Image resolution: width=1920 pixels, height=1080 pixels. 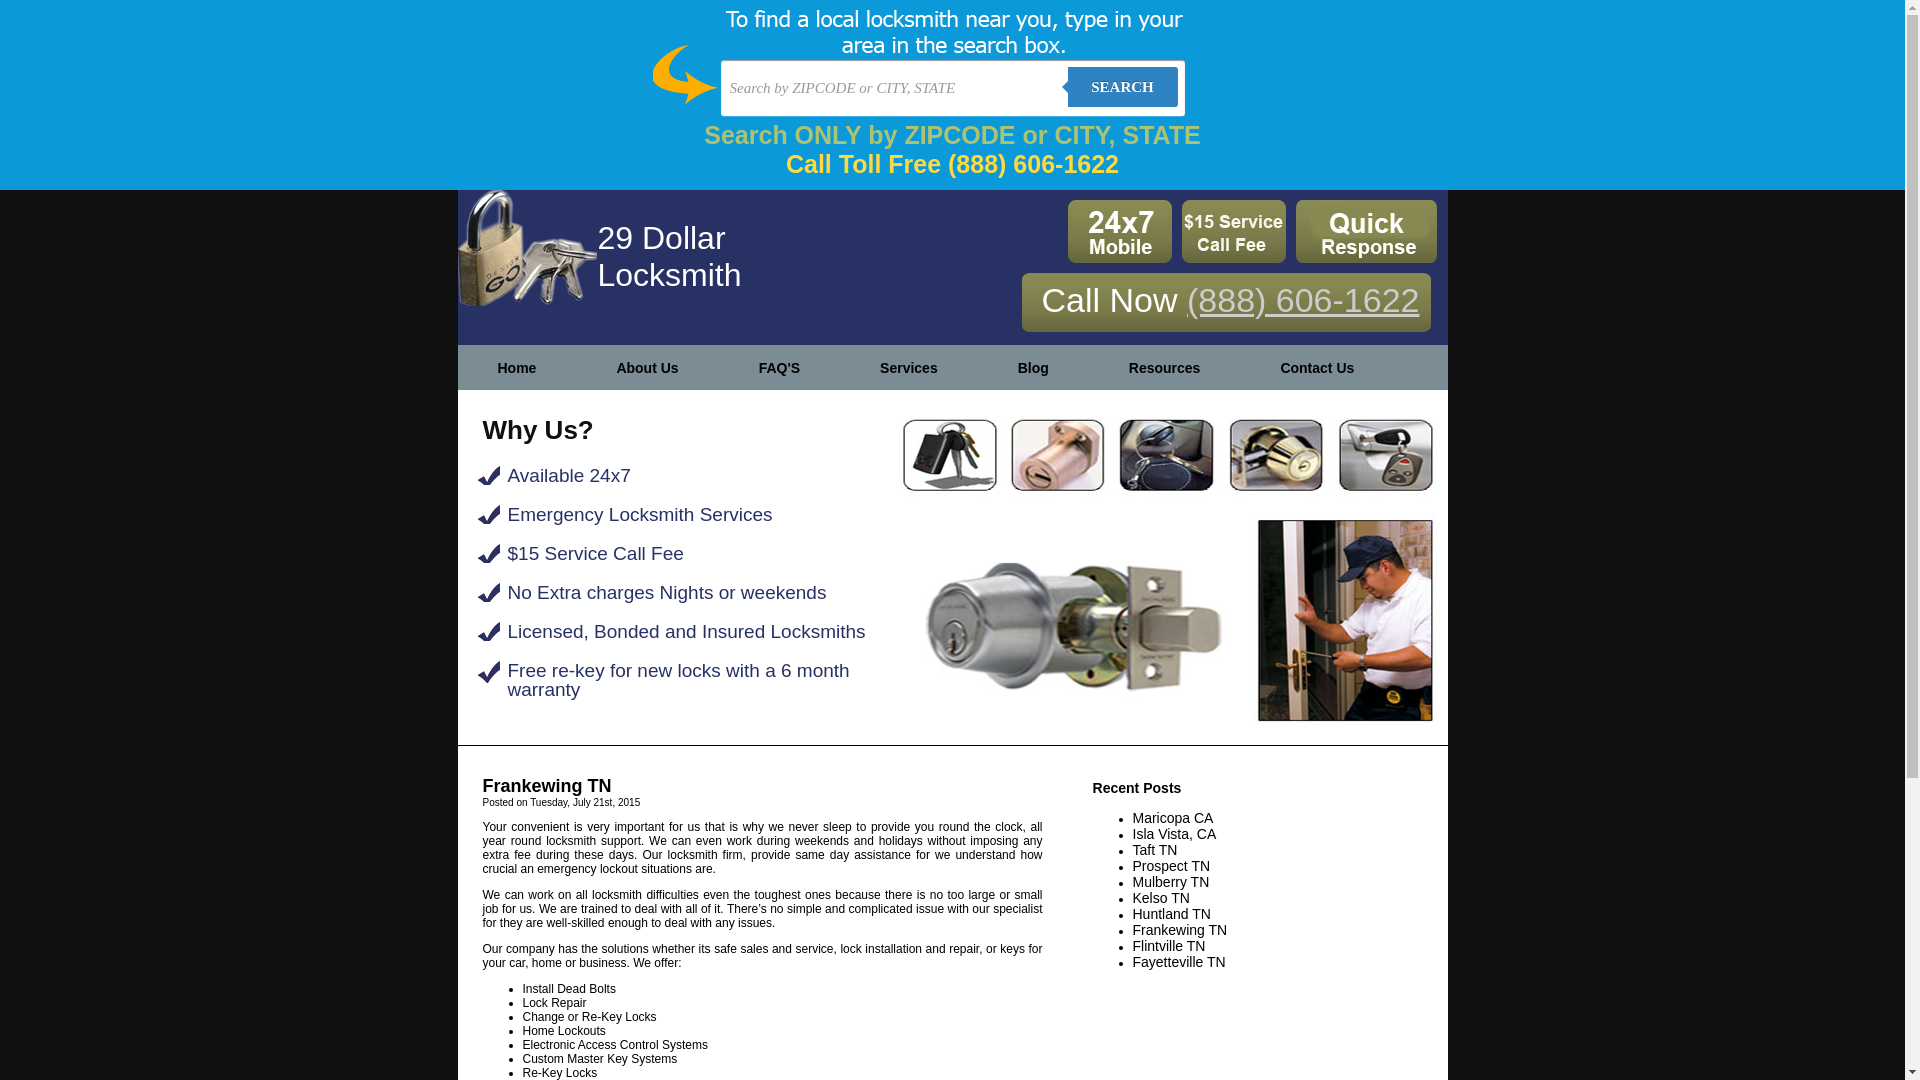 I want to click on 'About Us', so click(x=575, y=367).